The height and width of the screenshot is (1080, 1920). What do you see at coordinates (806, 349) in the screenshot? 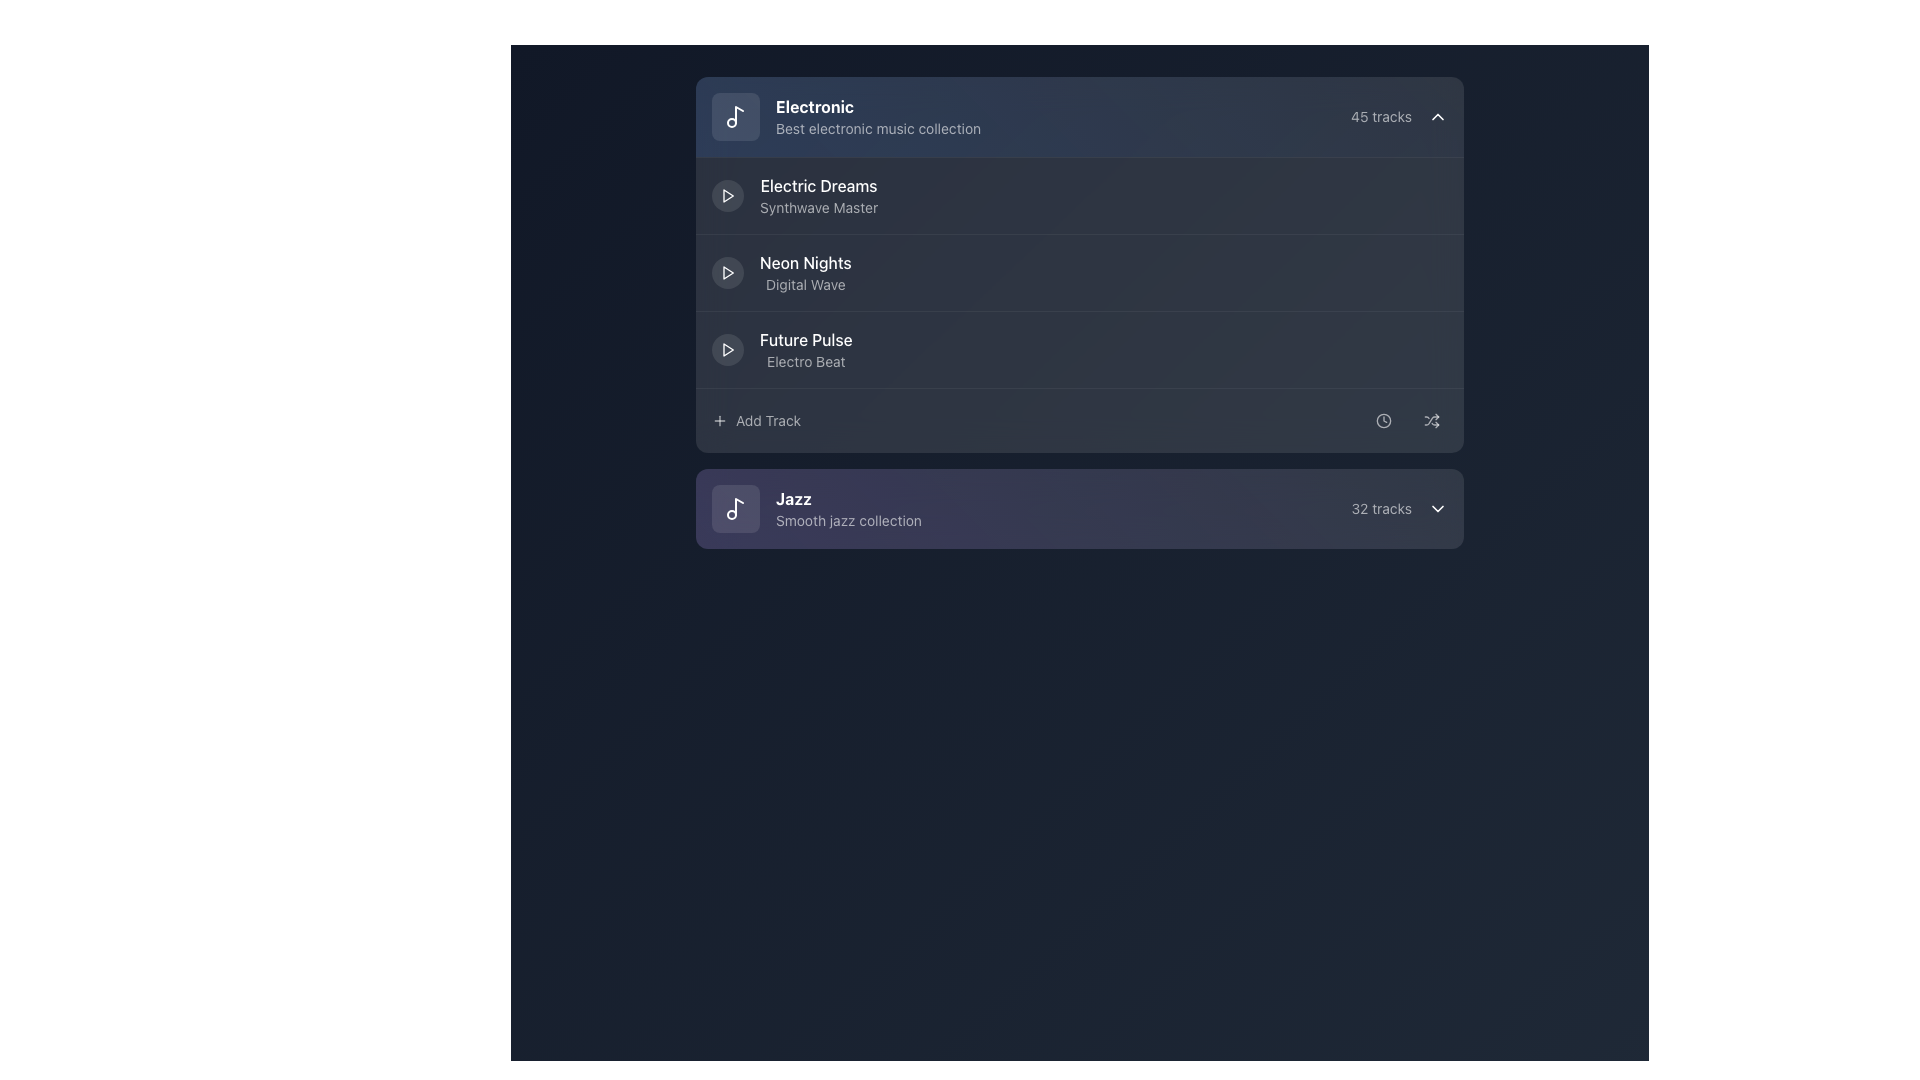
I see `the text label 'Future Pulse' under the 'Electronic' section` at bounding box center [806, 349].